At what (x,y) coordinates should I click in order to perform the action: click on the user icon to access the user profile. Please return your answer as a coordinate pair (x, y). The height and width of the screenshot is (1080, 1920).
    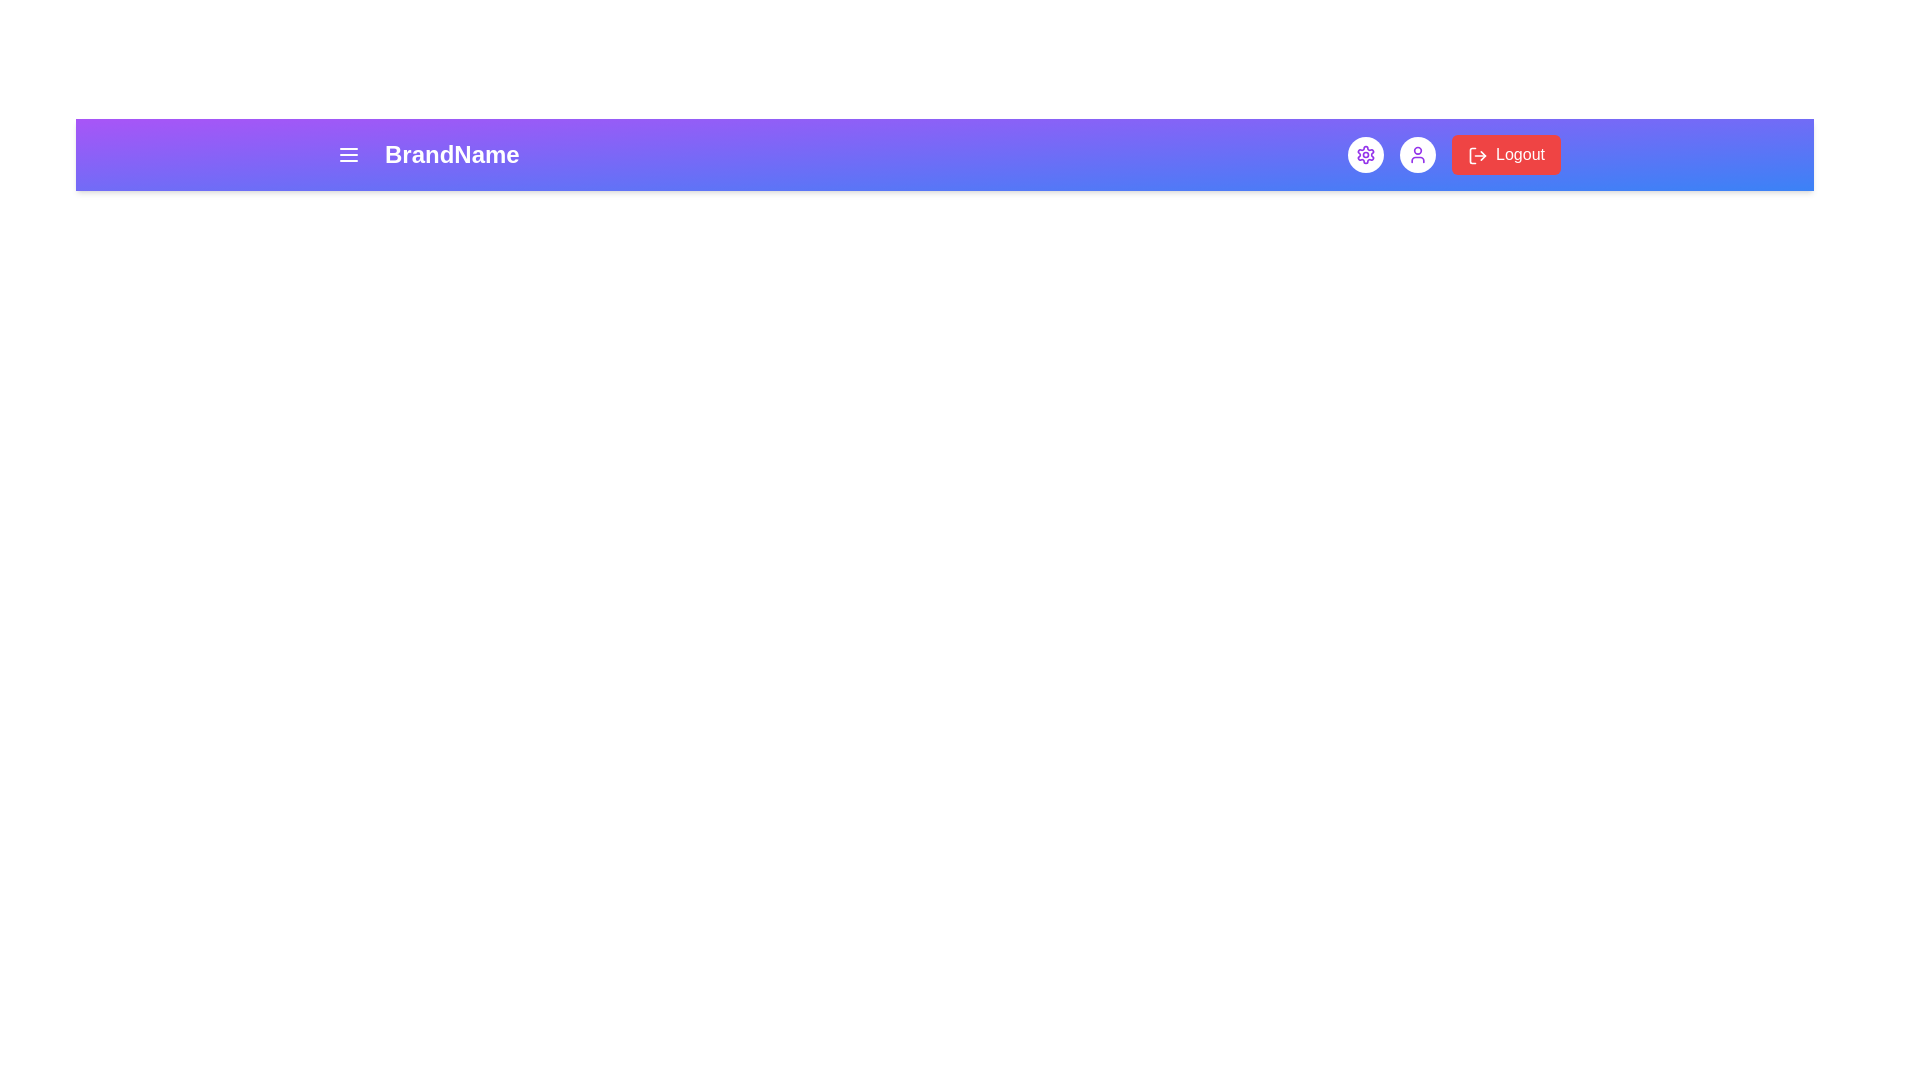
    Looking at the image, I should click on (1416, 153).